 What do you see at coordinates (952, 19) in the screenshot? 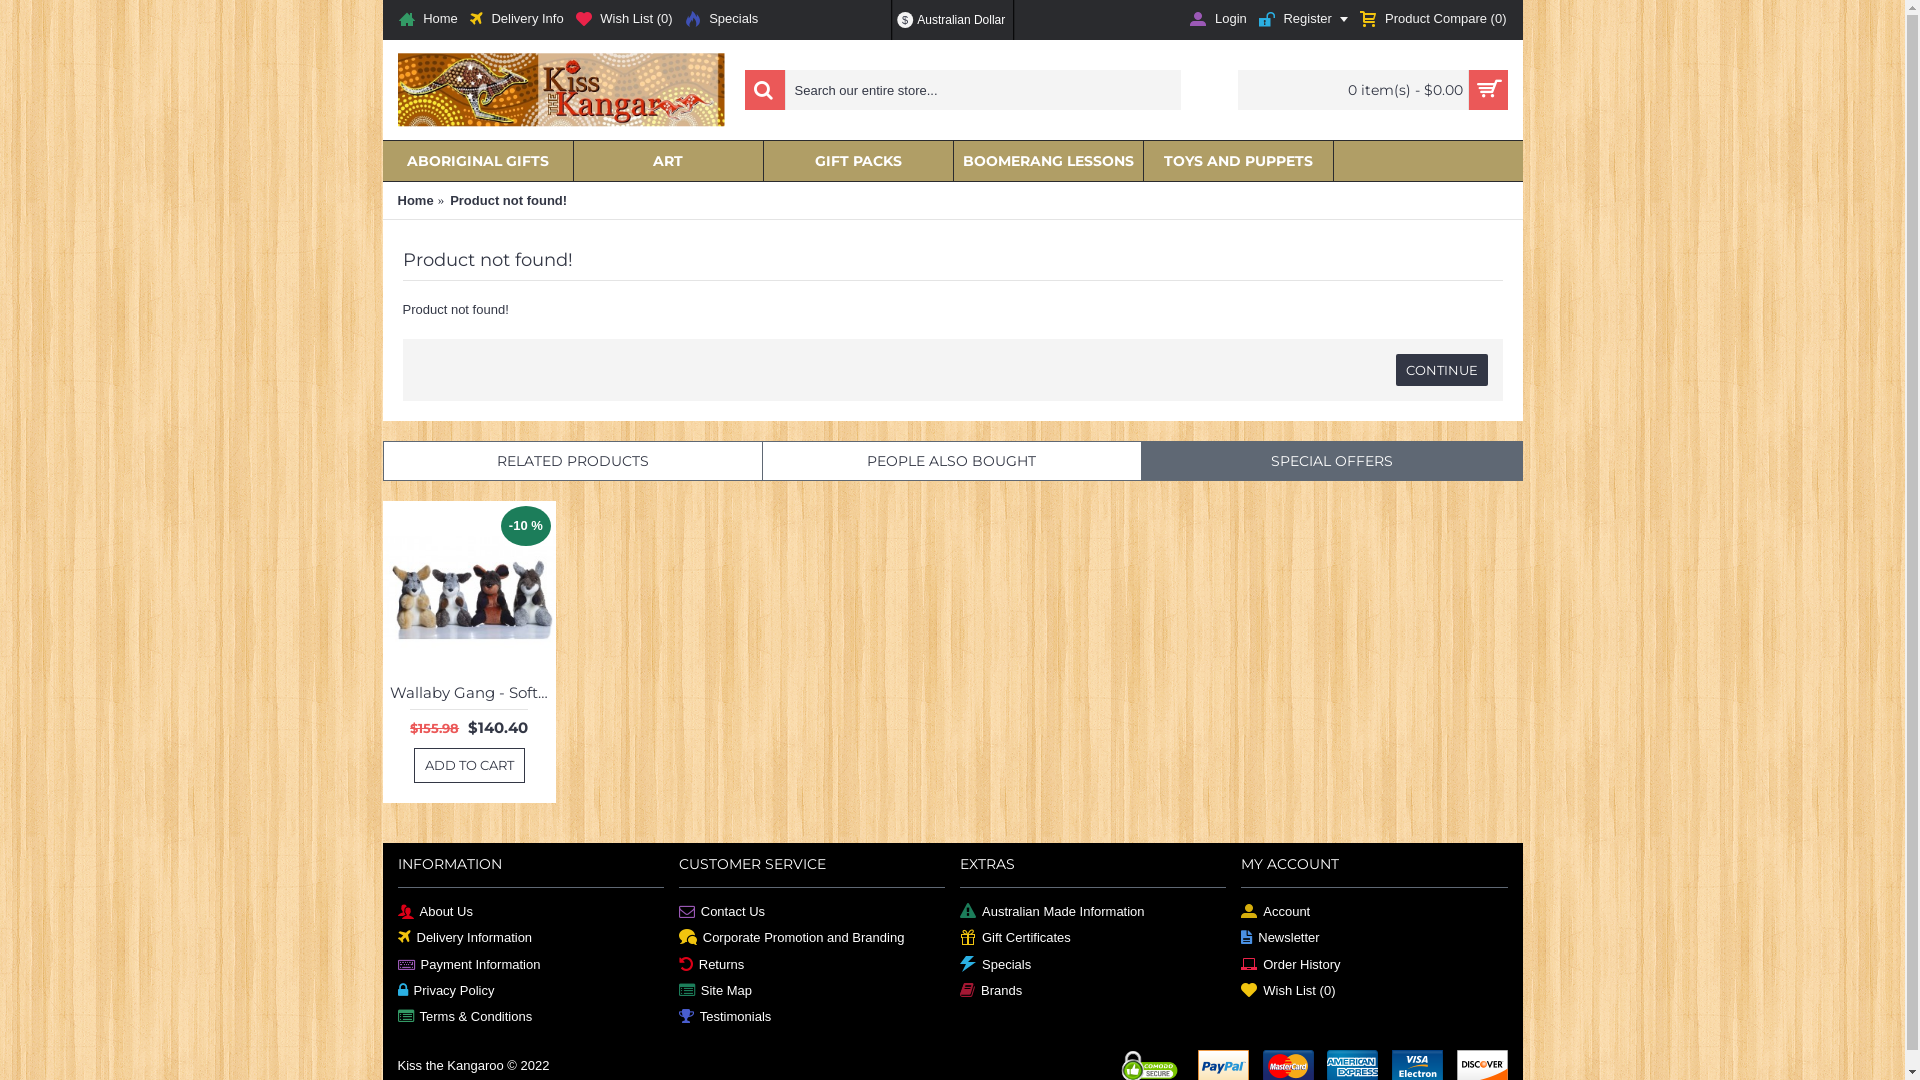
I see `'$` at bounding box center [952, 19].